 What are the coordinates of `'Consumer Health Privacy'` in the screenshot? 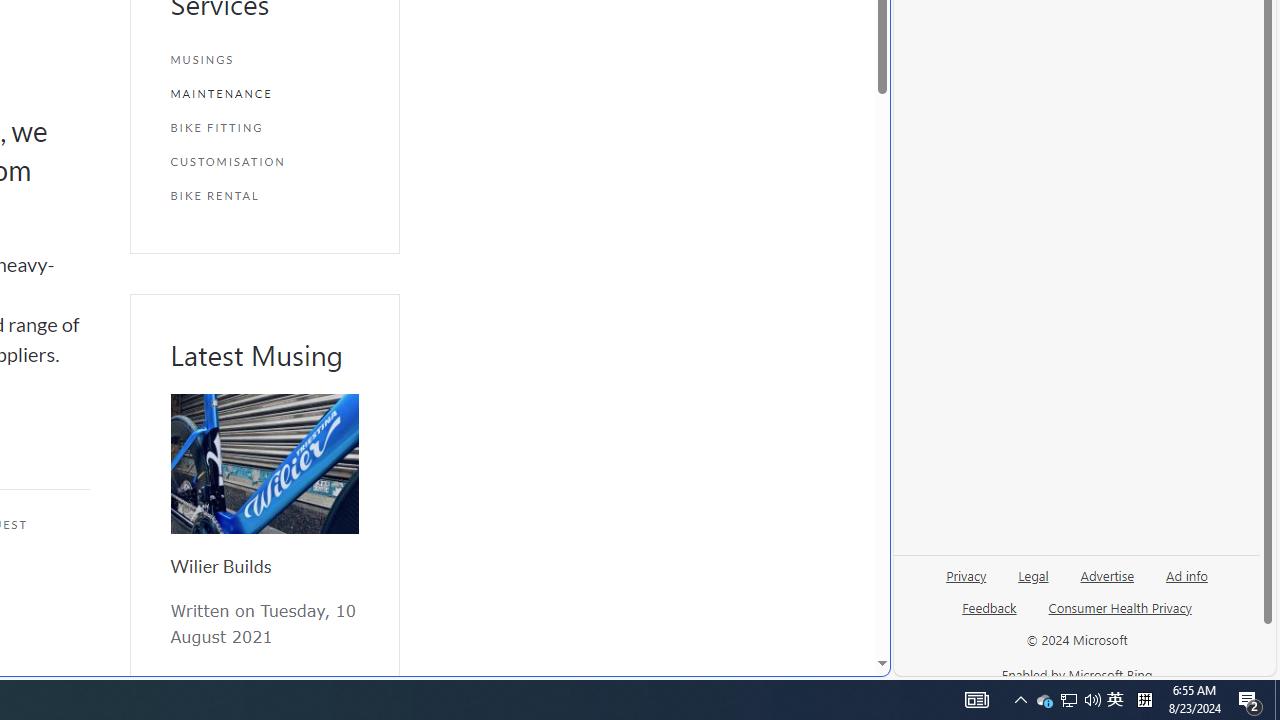 It's located at (1120, 614).